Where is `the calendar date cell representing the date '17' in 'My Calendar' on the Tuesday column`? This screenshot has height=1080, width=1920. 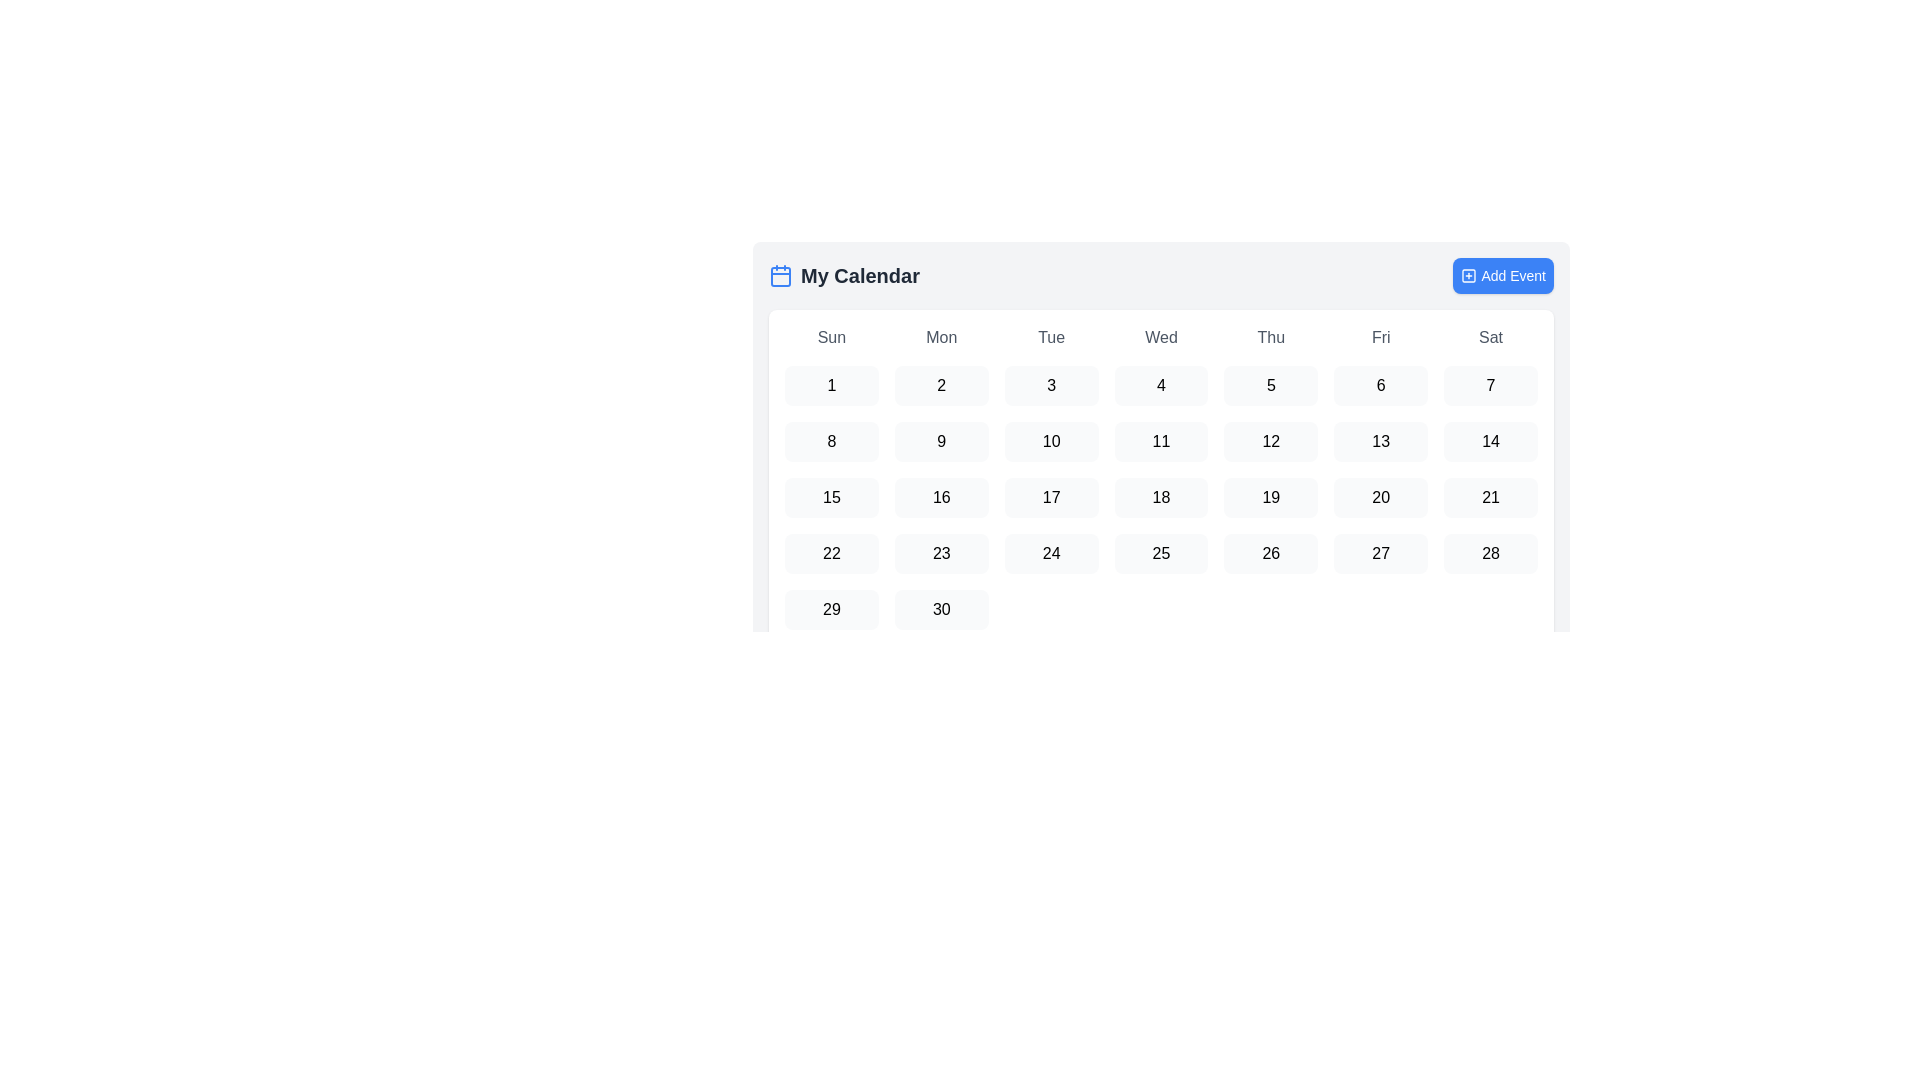
the calendar date cell representing the date '17' in 'My Calendar' on the Tuesday column is located at coordinates (1050, 496).